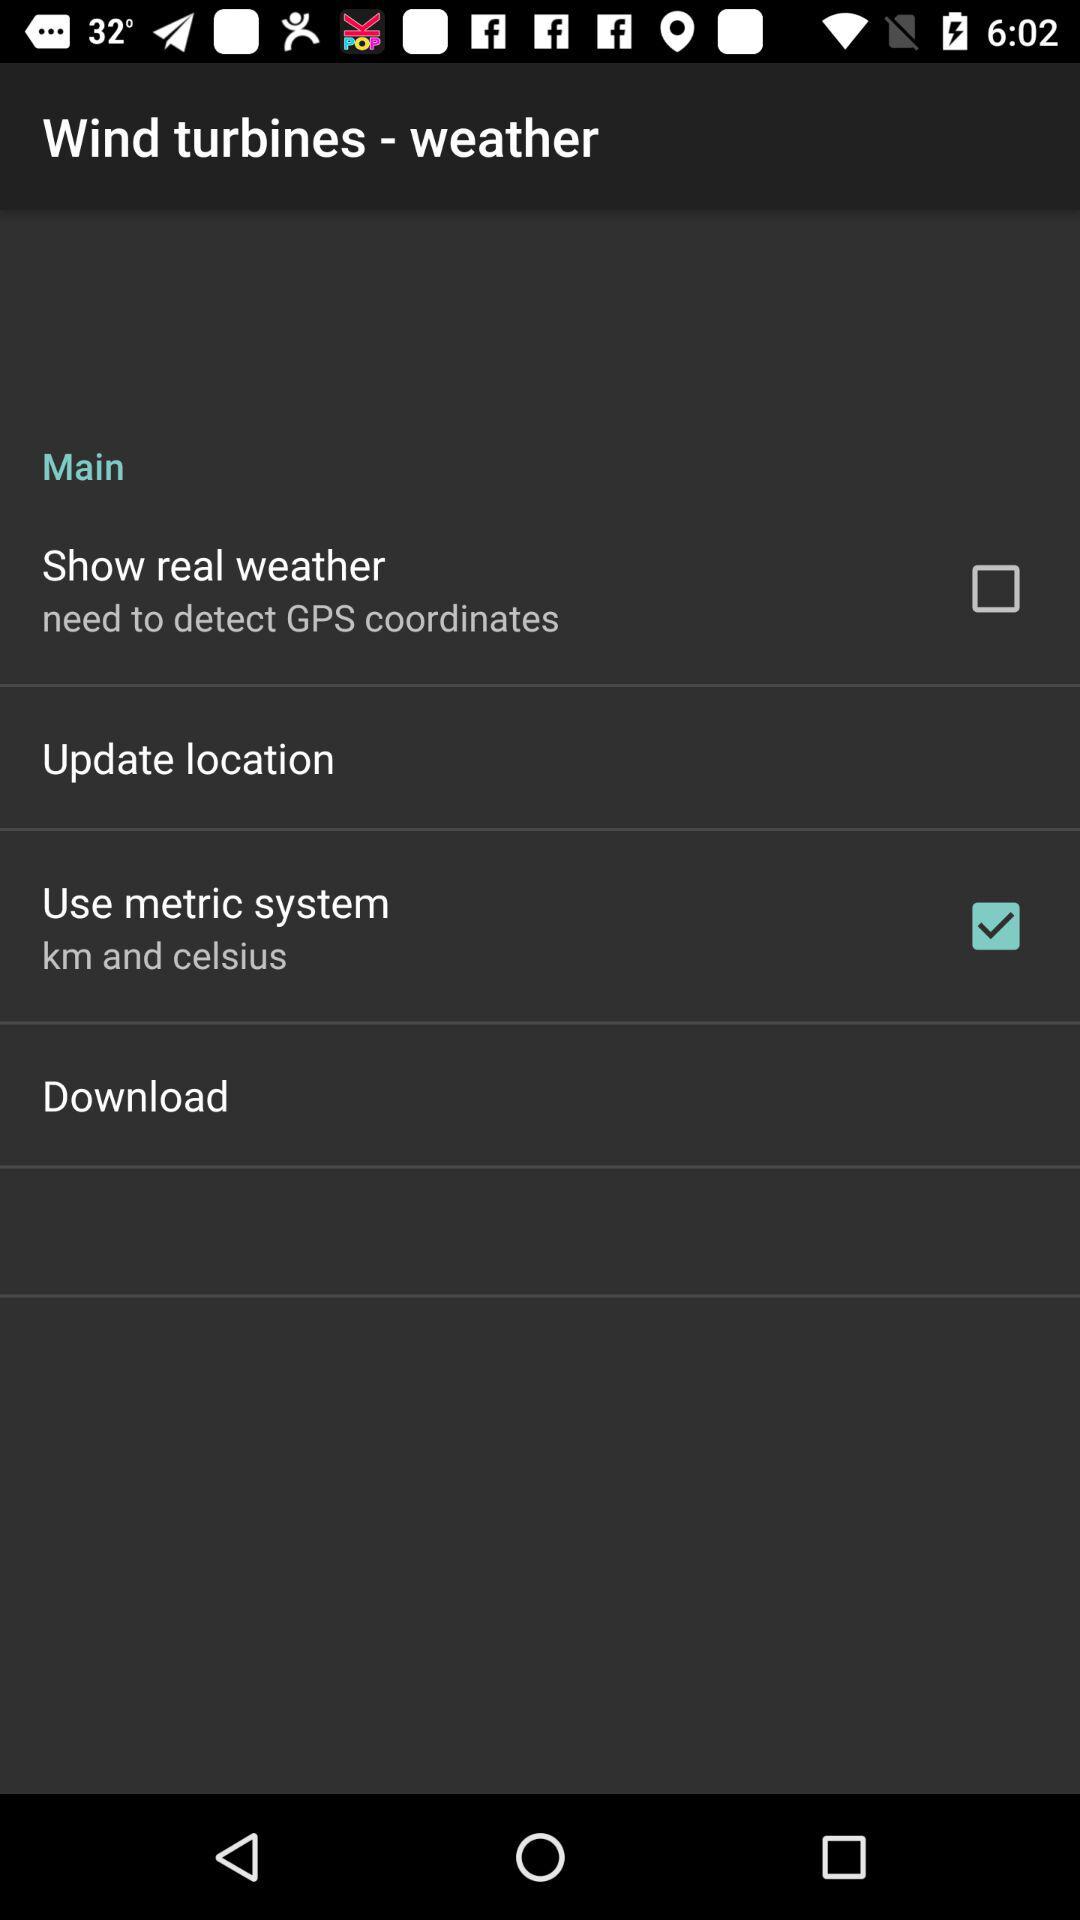 This screenshot has width=1080, height=1920. What do you see at coordinates (213, 563) in the screenshot?
I see `app below the main item` at bounding box center [213, 563].